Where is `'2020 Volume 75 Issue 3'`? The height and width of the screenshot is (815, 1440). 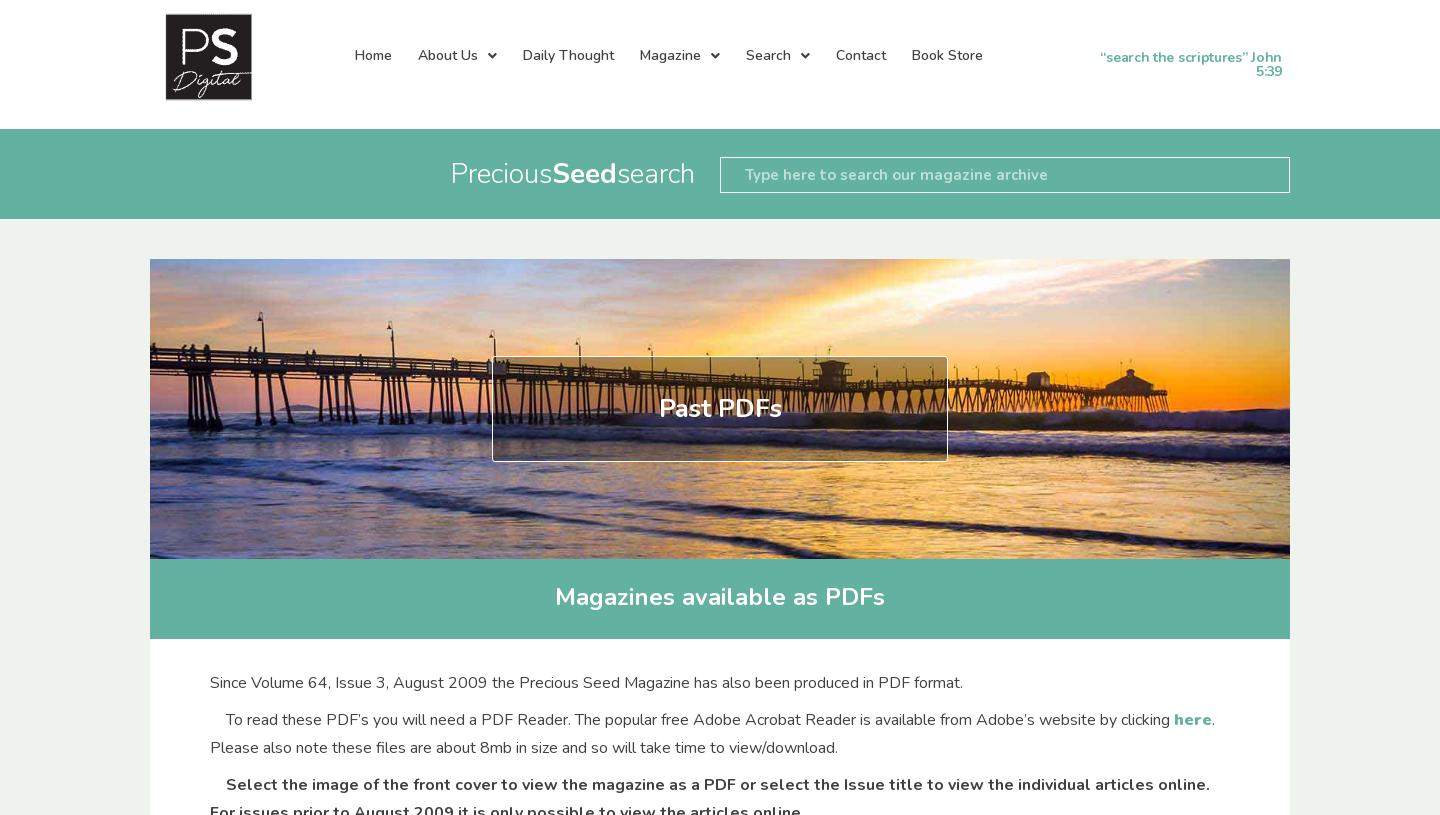
'2020 Volume 75 Issue 3' is located at coordinates (462, 760).